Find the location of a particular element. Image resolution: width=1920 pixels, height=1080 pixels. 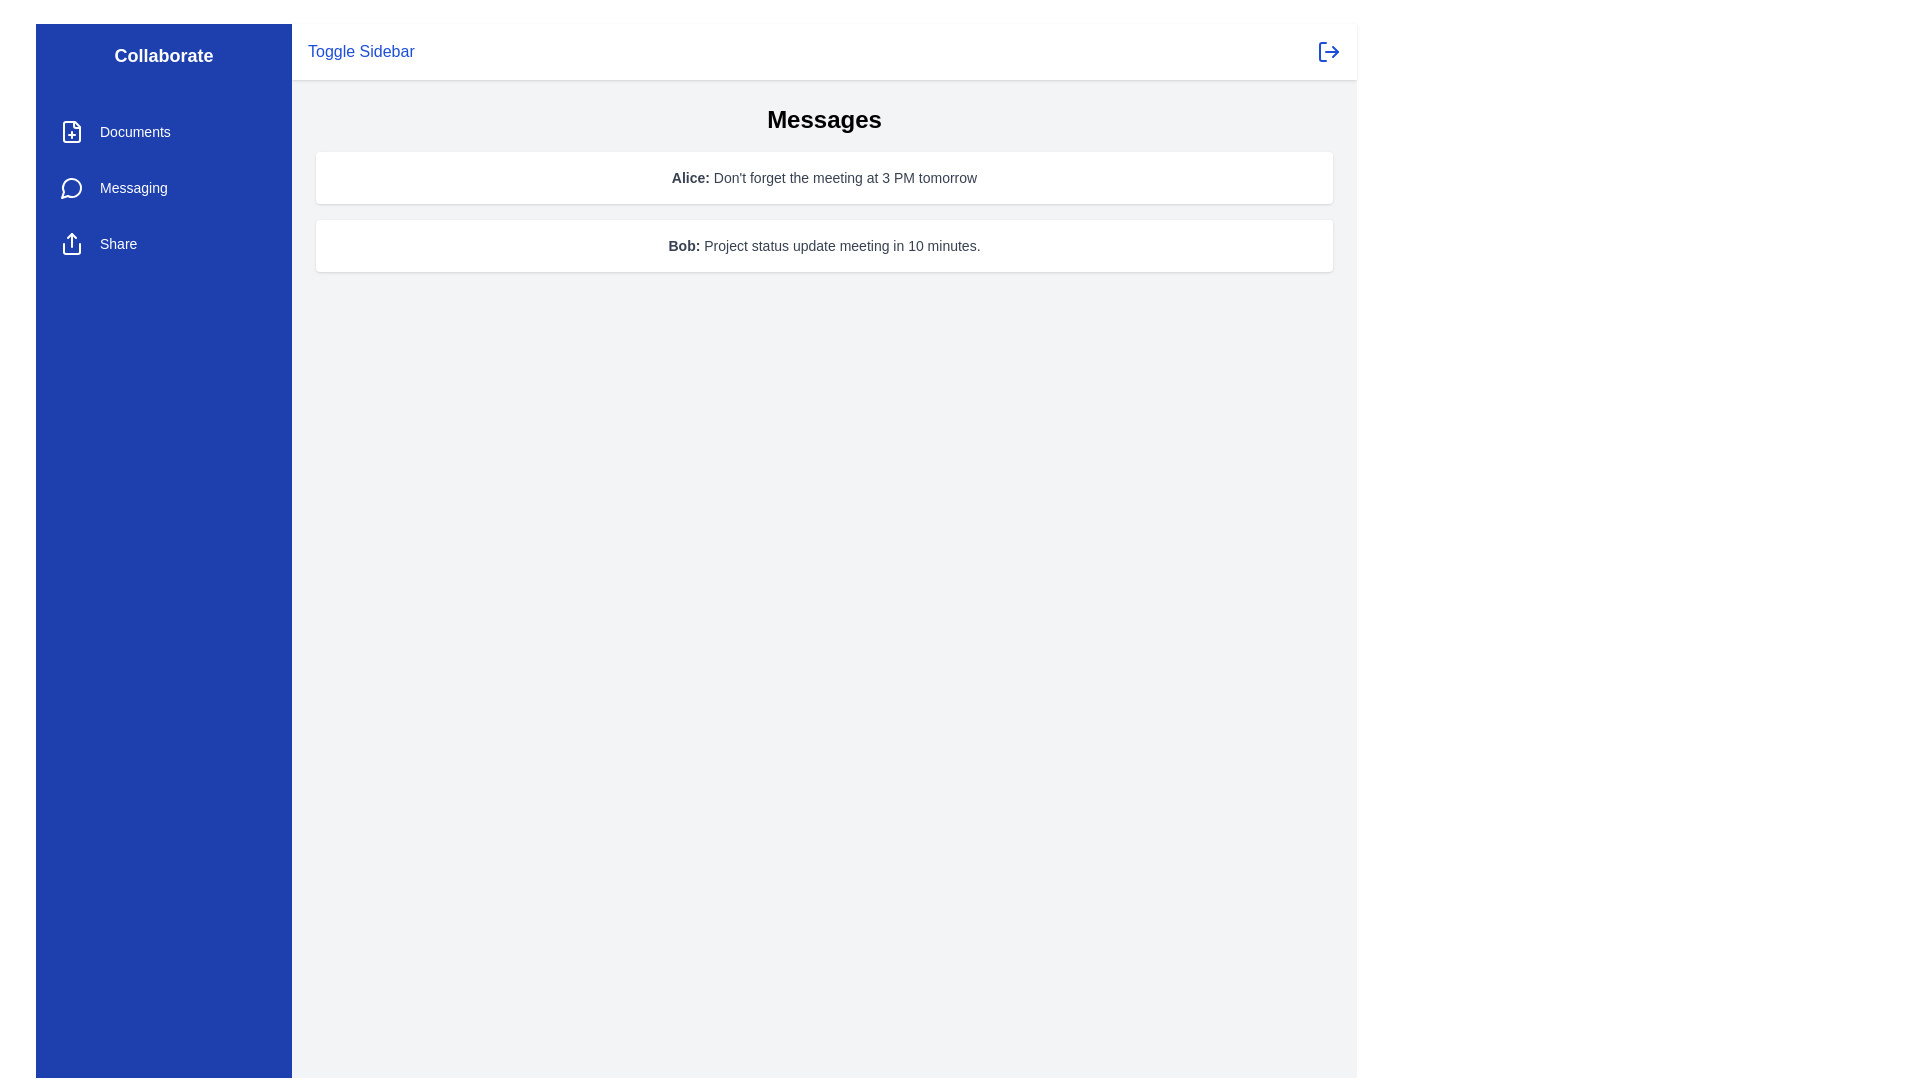

the 'Documents' text label in the left-hand sidebar navigation menu is located at coordinates (134, 131).